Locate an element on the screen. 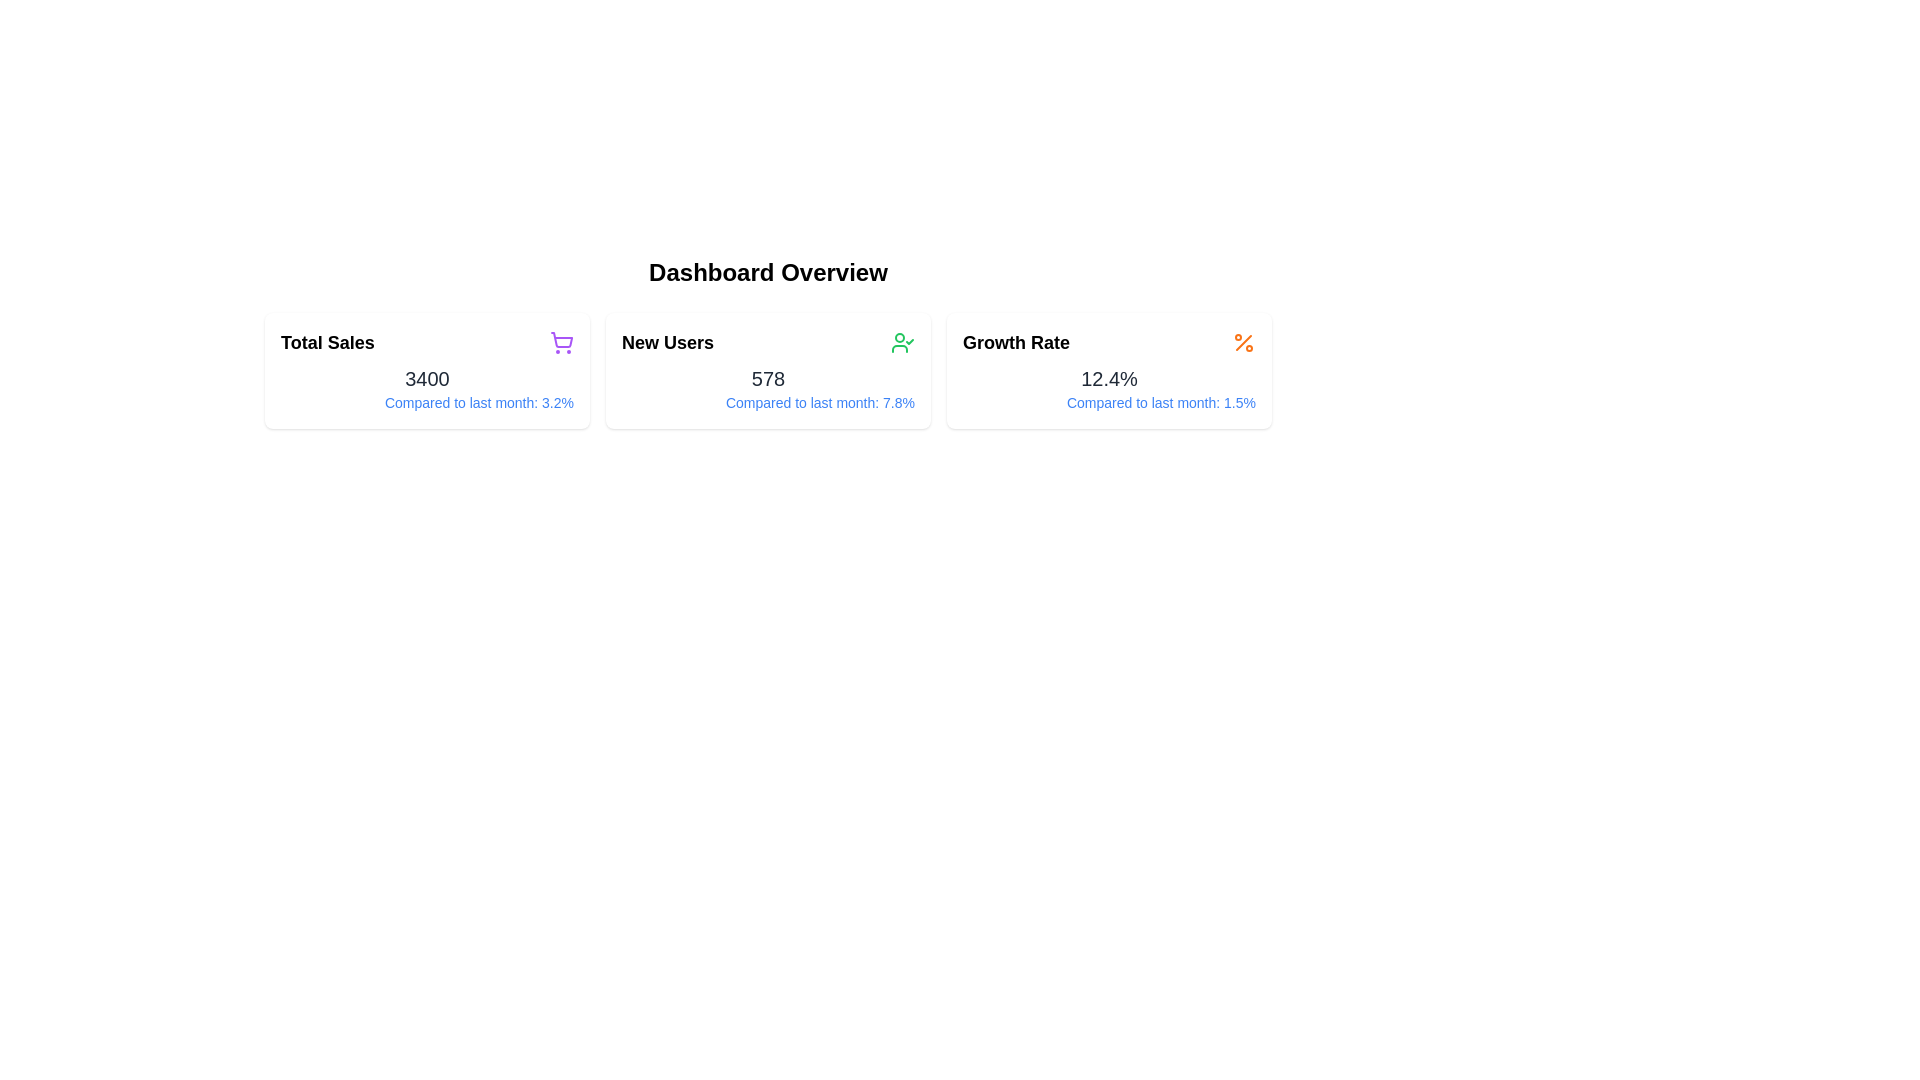 The height and width of the screenshot is (1080, 1920). the static text element displaying '12.4%' located in the 'Growth Rate' card on the dashboard, which is styled in bold, extra-large dark gray font is located at coordinates (1108, 378).